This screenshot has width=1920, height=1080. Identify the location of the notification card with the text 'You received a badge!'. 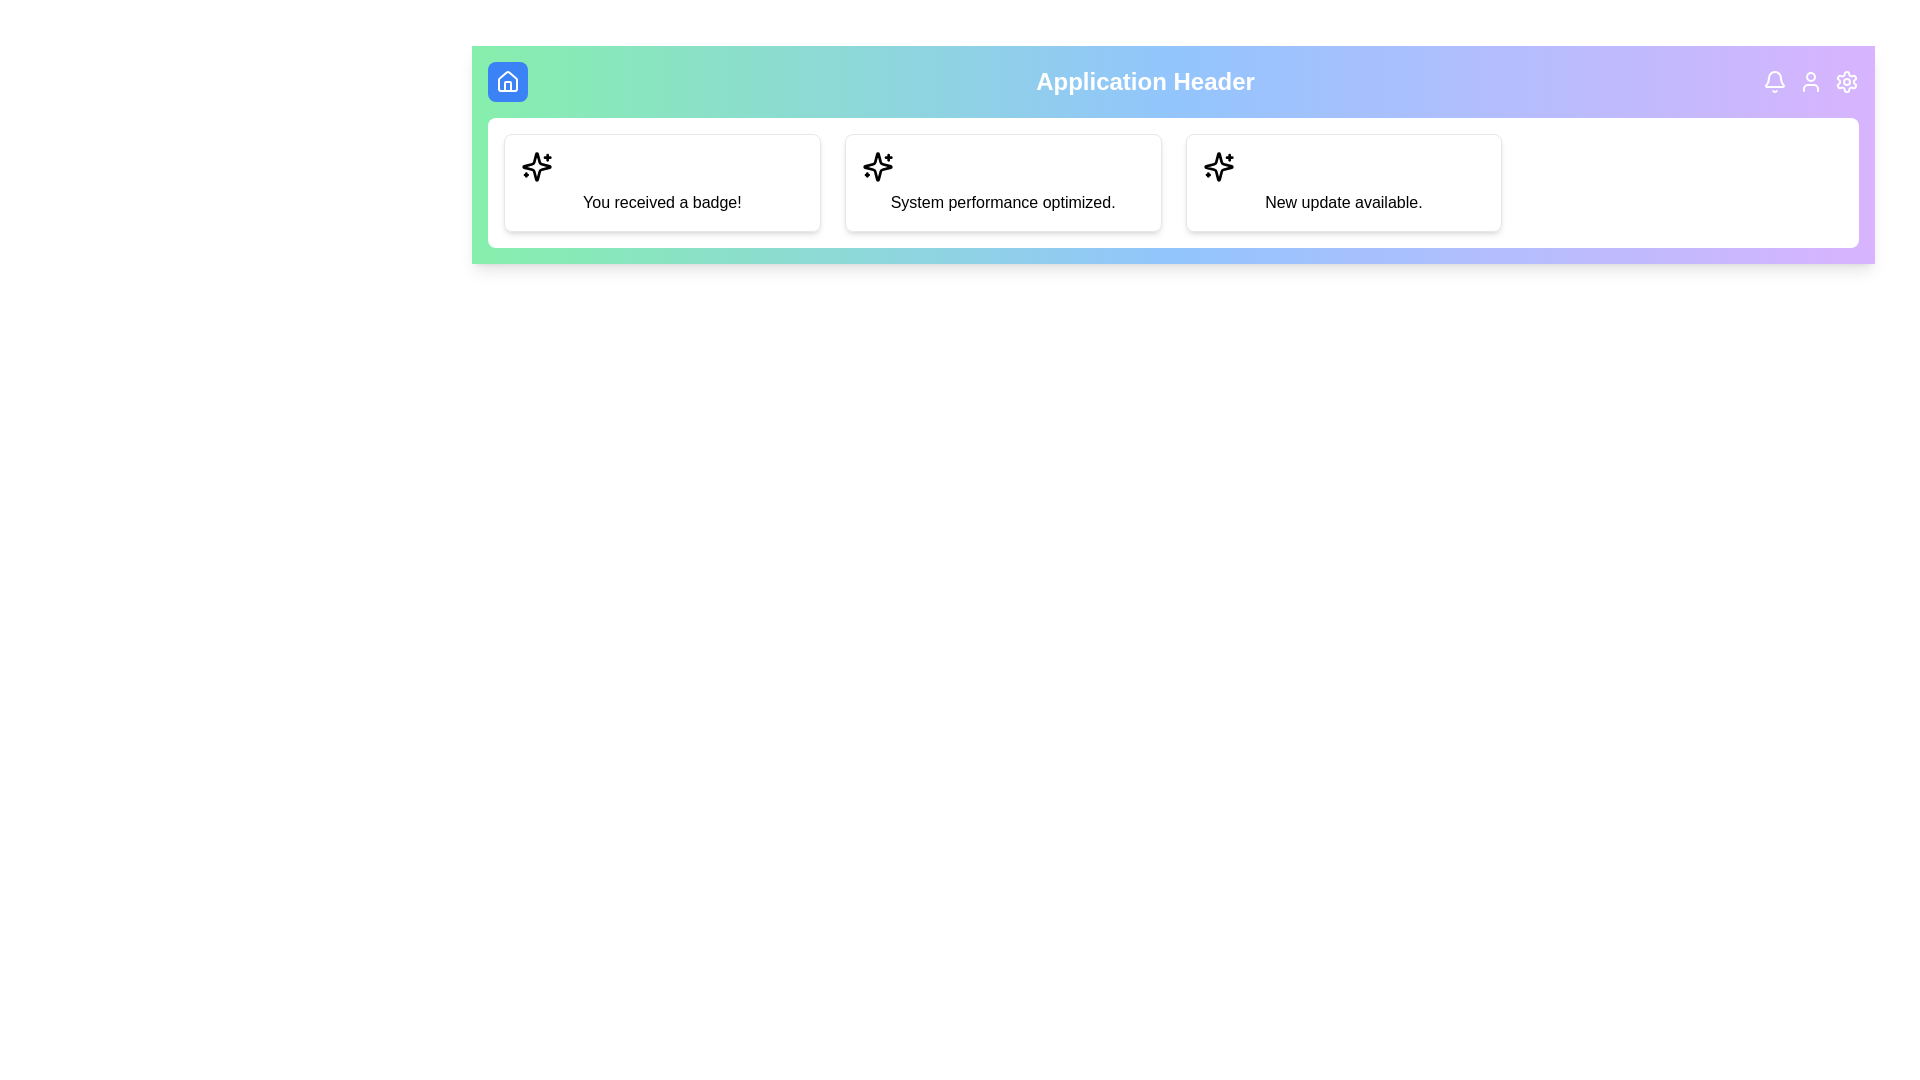
(662, 182).